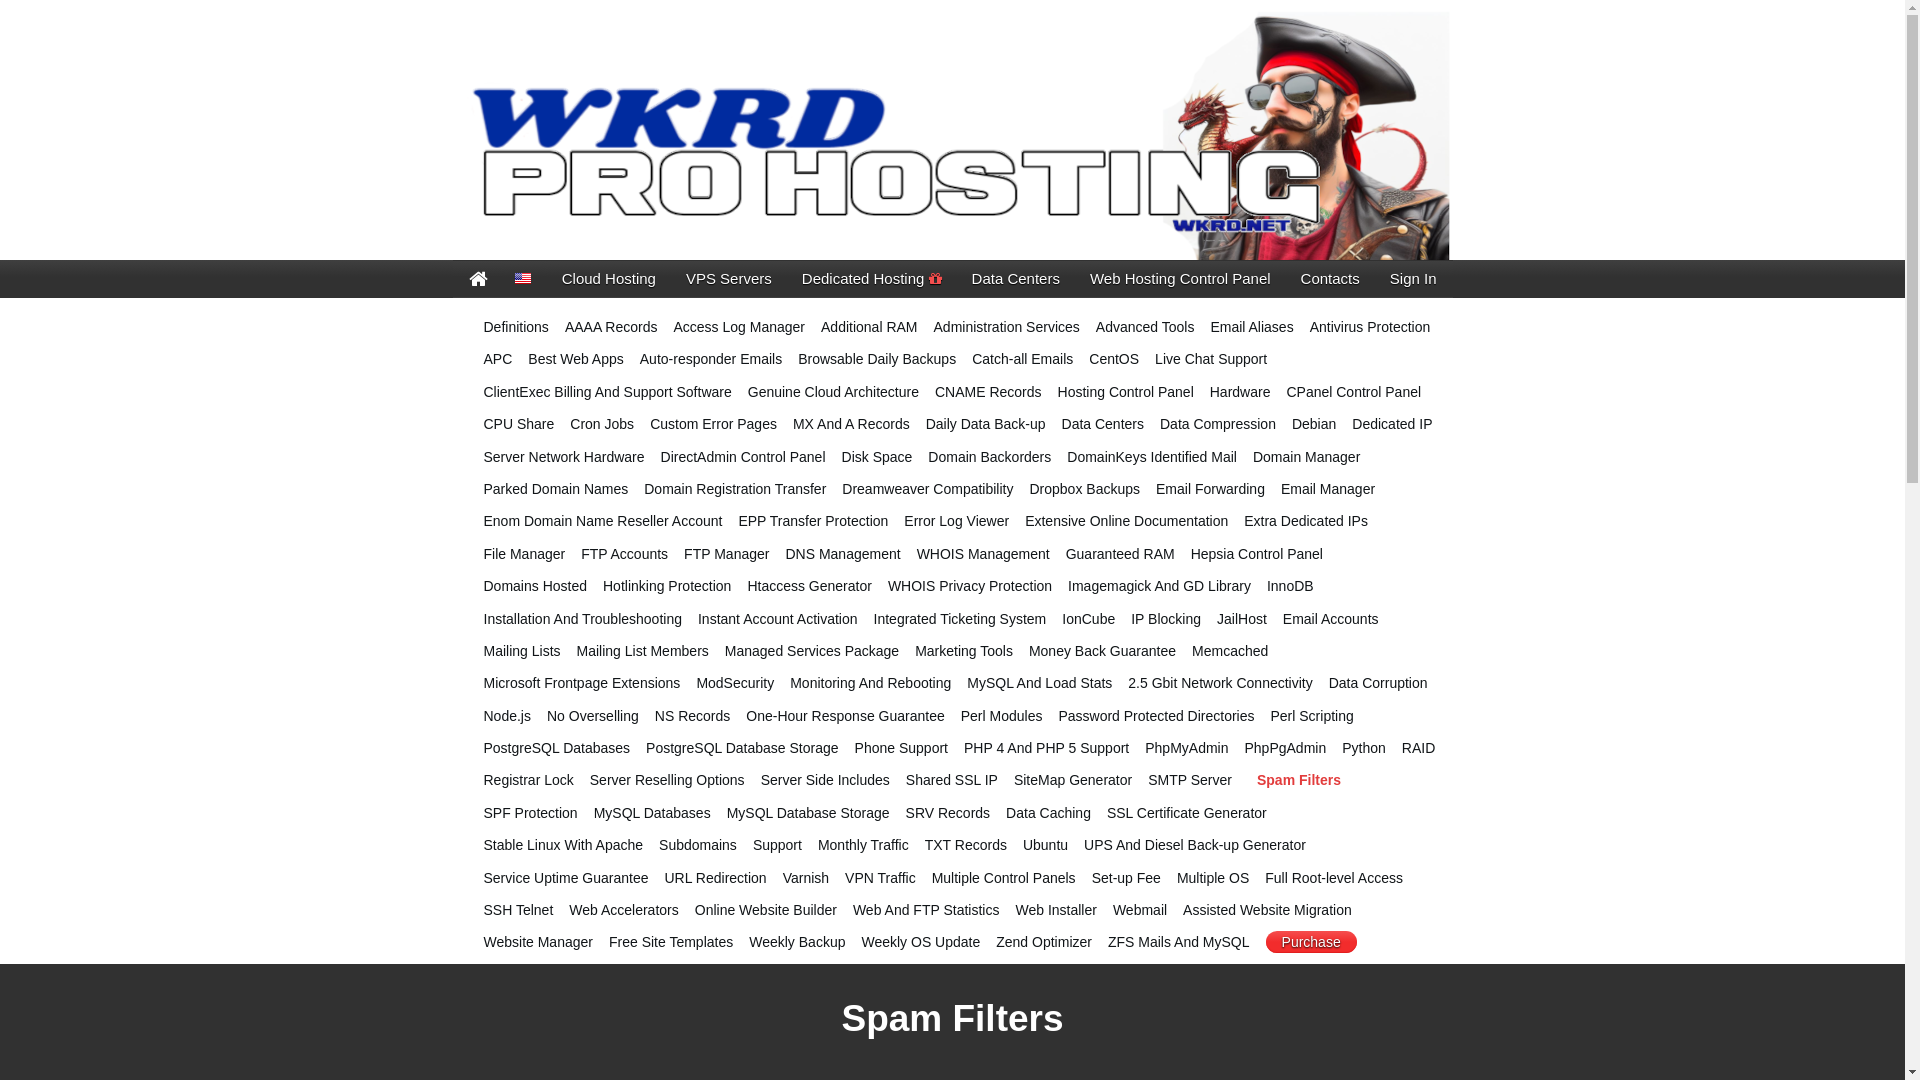 The image size is (1920, 1080). Describe the element at coordinates (914, 651) in the screenshot. I see `'Marketing Tools'` at that location.